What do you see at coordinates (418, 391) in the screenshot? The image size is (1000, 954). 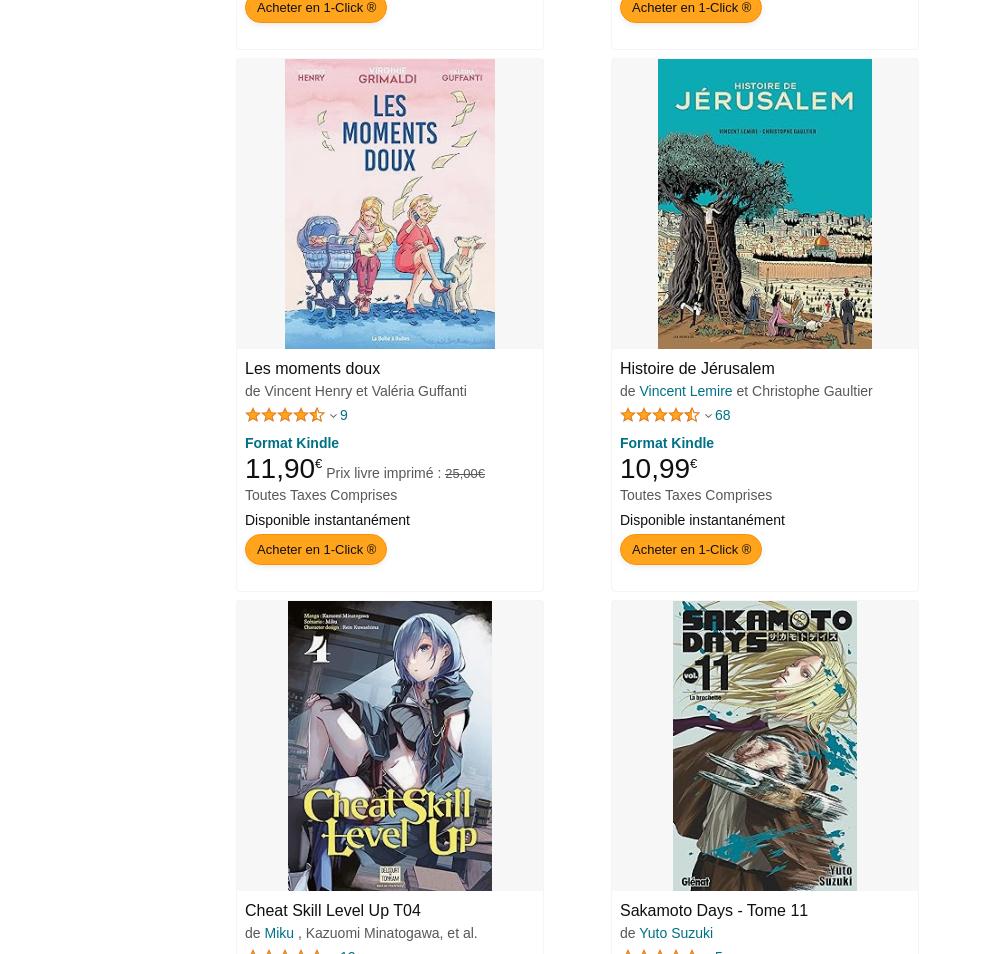 I see `'Valéria Guffanti'` at bounding box center [418, 391].